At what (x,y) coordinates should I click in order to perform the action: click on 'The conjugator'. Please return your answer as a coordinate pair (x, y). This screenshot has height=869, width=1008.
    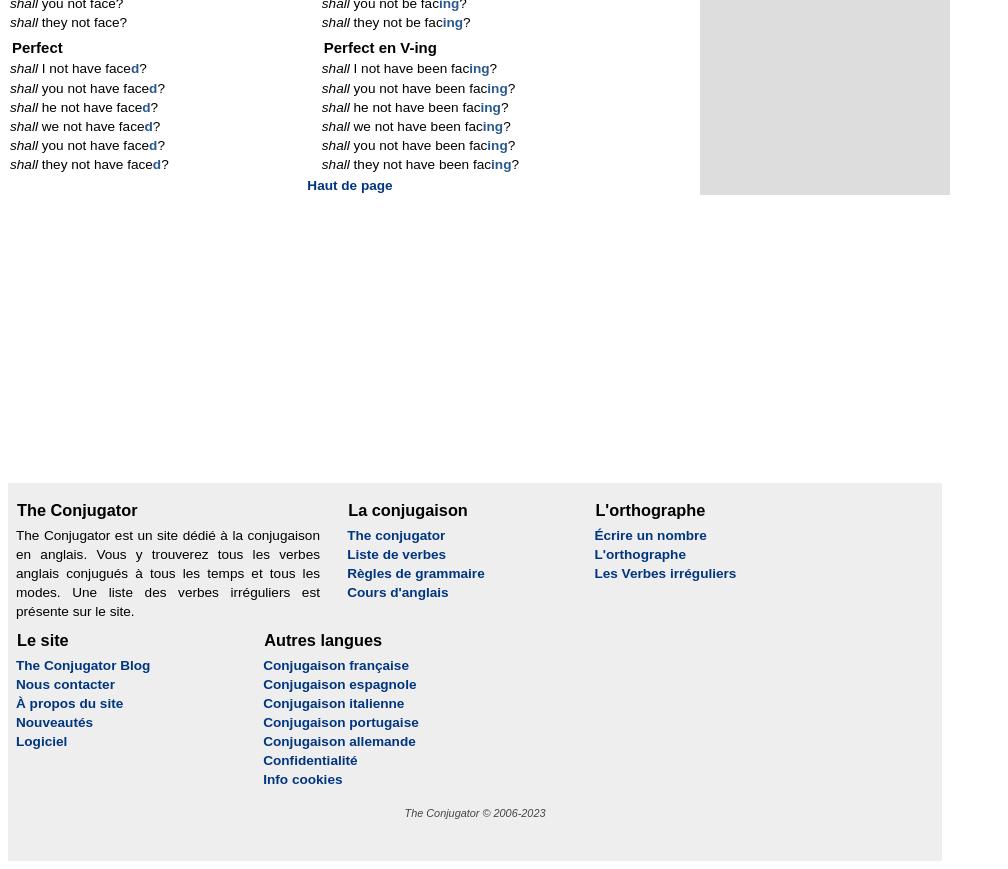
    Looking at the image, I should click on (396, 534).